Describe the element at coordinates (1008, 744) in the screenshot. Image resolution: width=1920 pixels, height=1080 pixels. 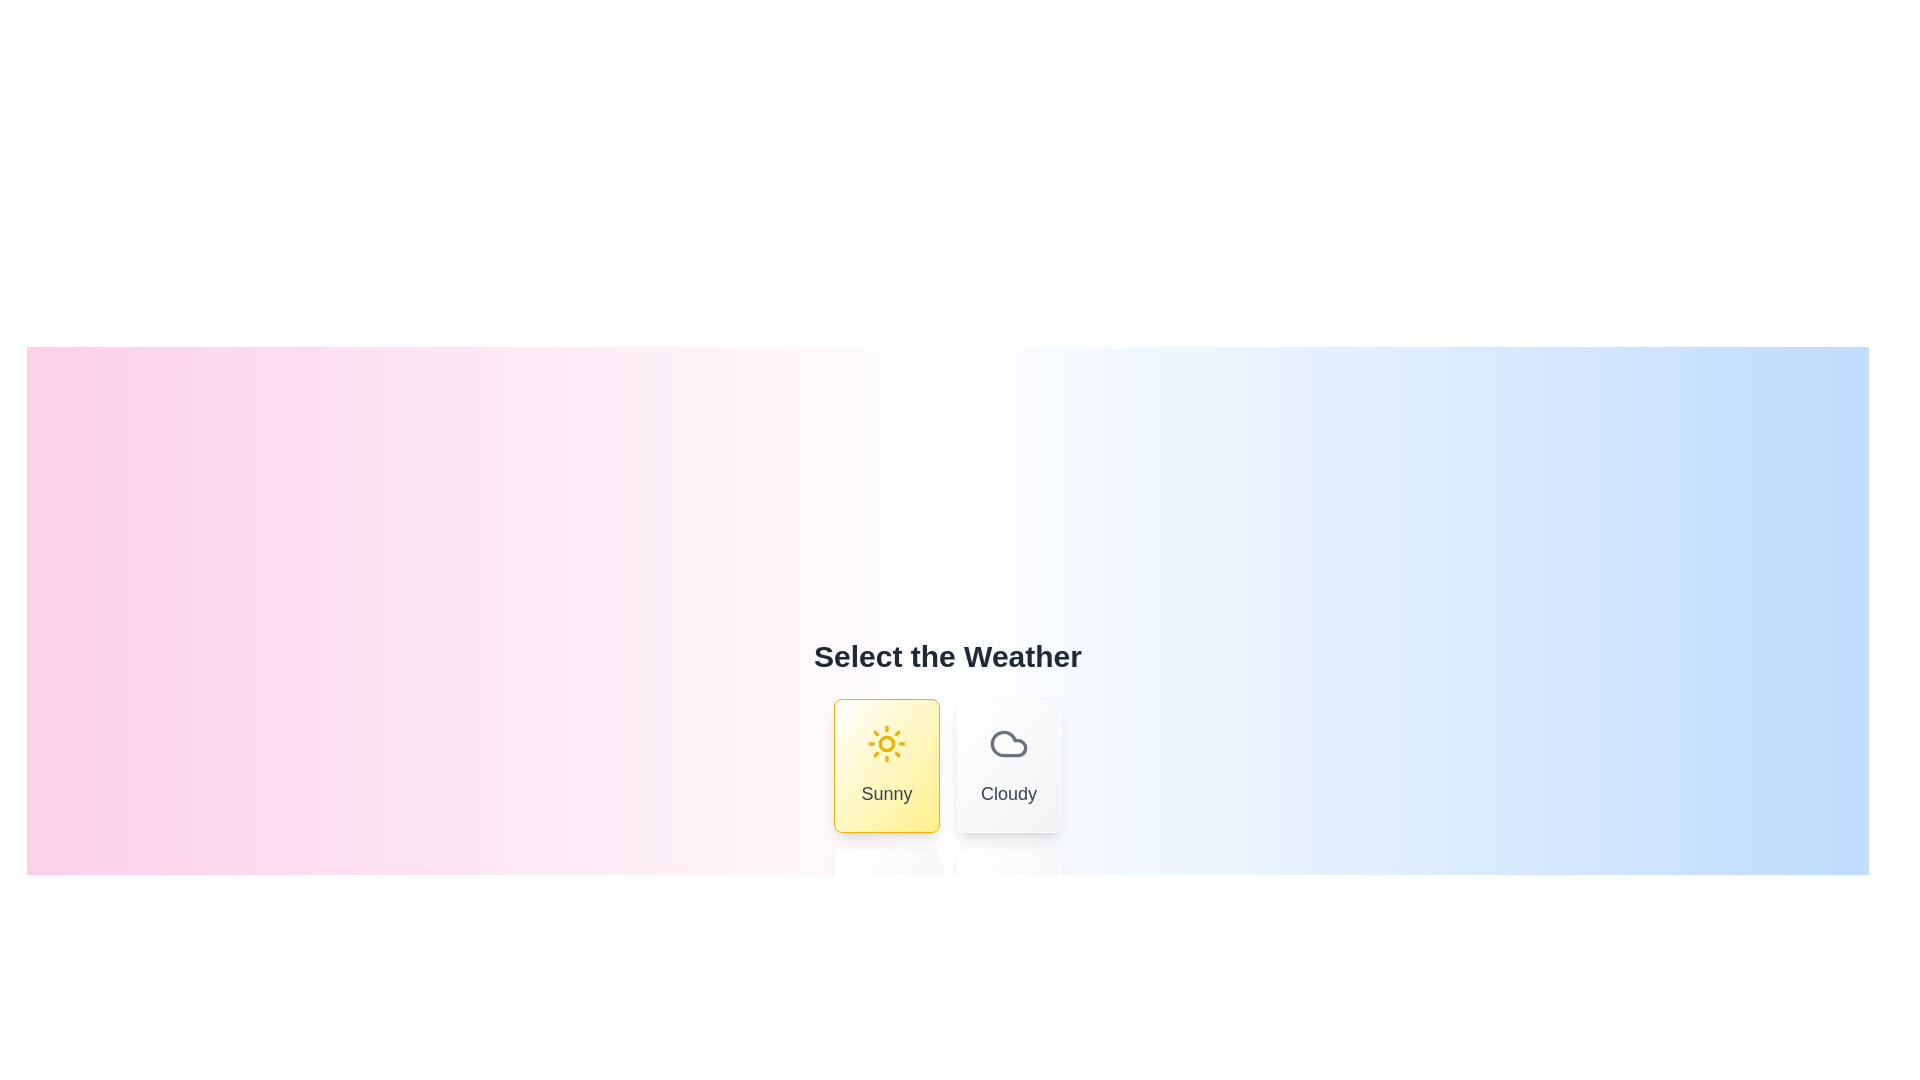
I see `the cloud SVG vector graphic element, which is styled with a gray outline and located at the center of the 'Cloudy' option, positioned to the right of 'Sunny'` at that location.